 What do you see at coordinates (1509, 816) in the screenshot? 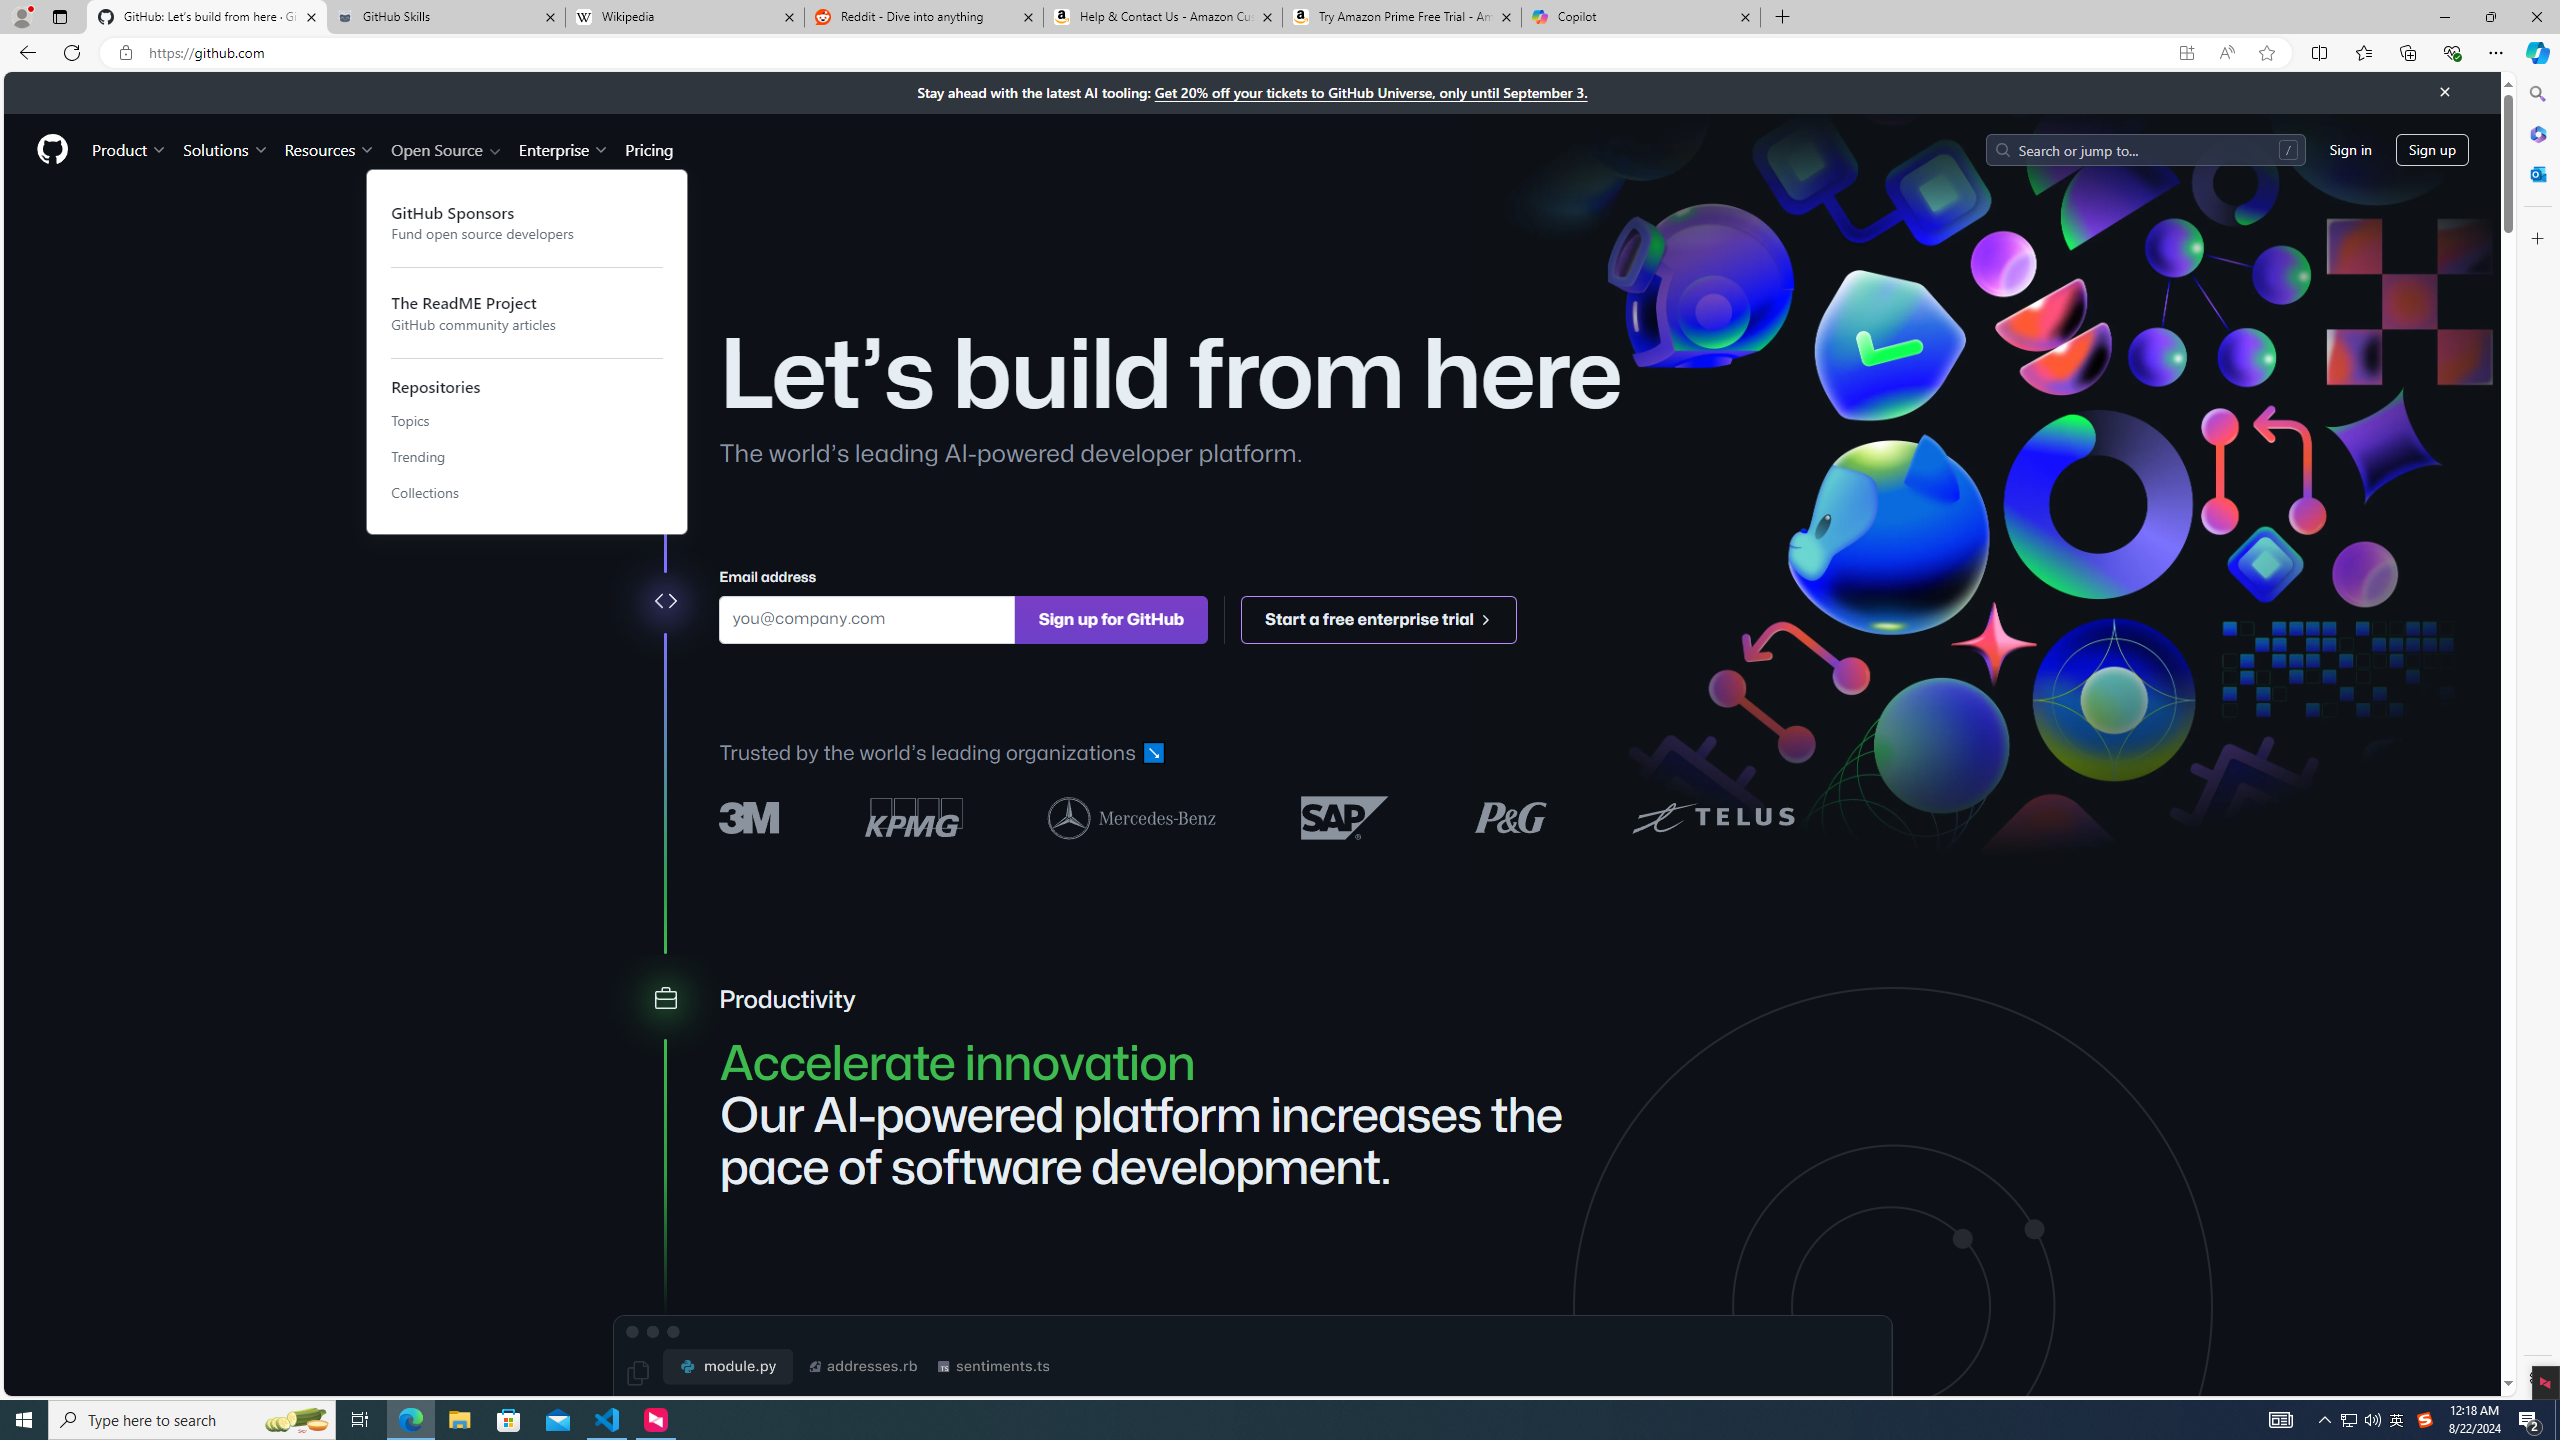
I see `'P&G logo'` at bounding box center [1509, 816].